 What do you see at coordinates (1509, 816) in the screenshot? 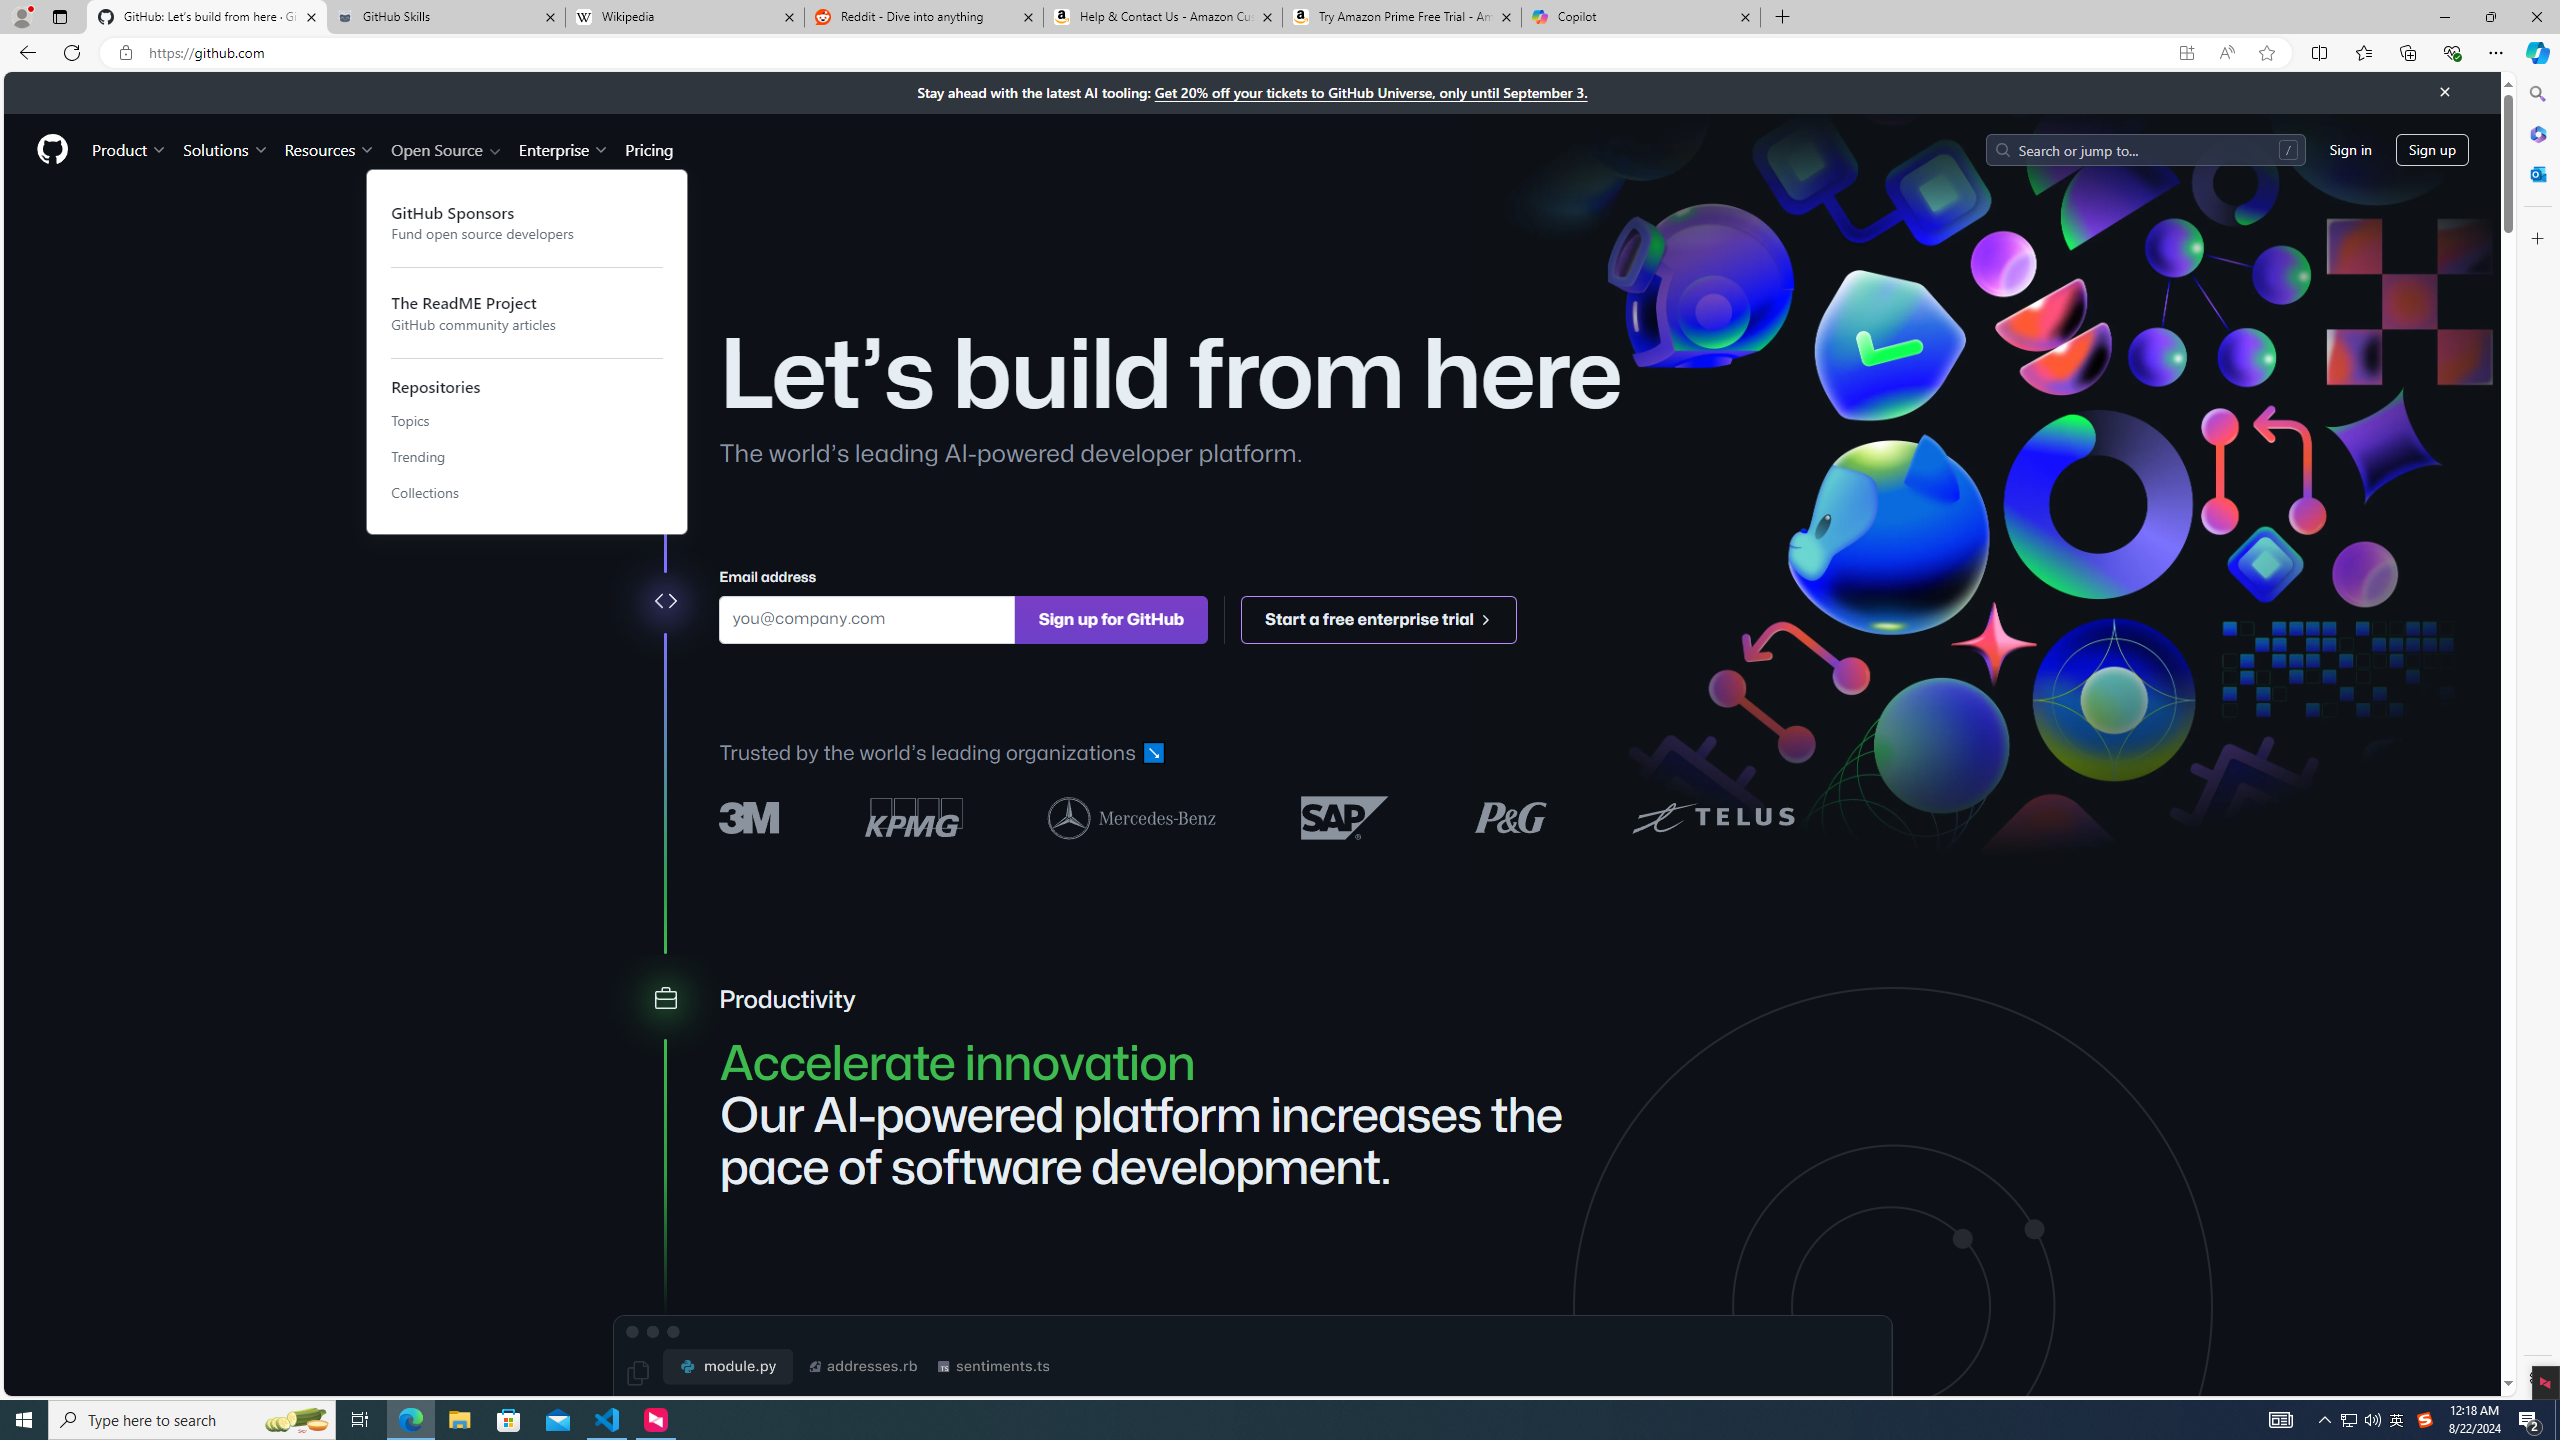
I see `'P&G logo'` at bounding box center [1509, 816].